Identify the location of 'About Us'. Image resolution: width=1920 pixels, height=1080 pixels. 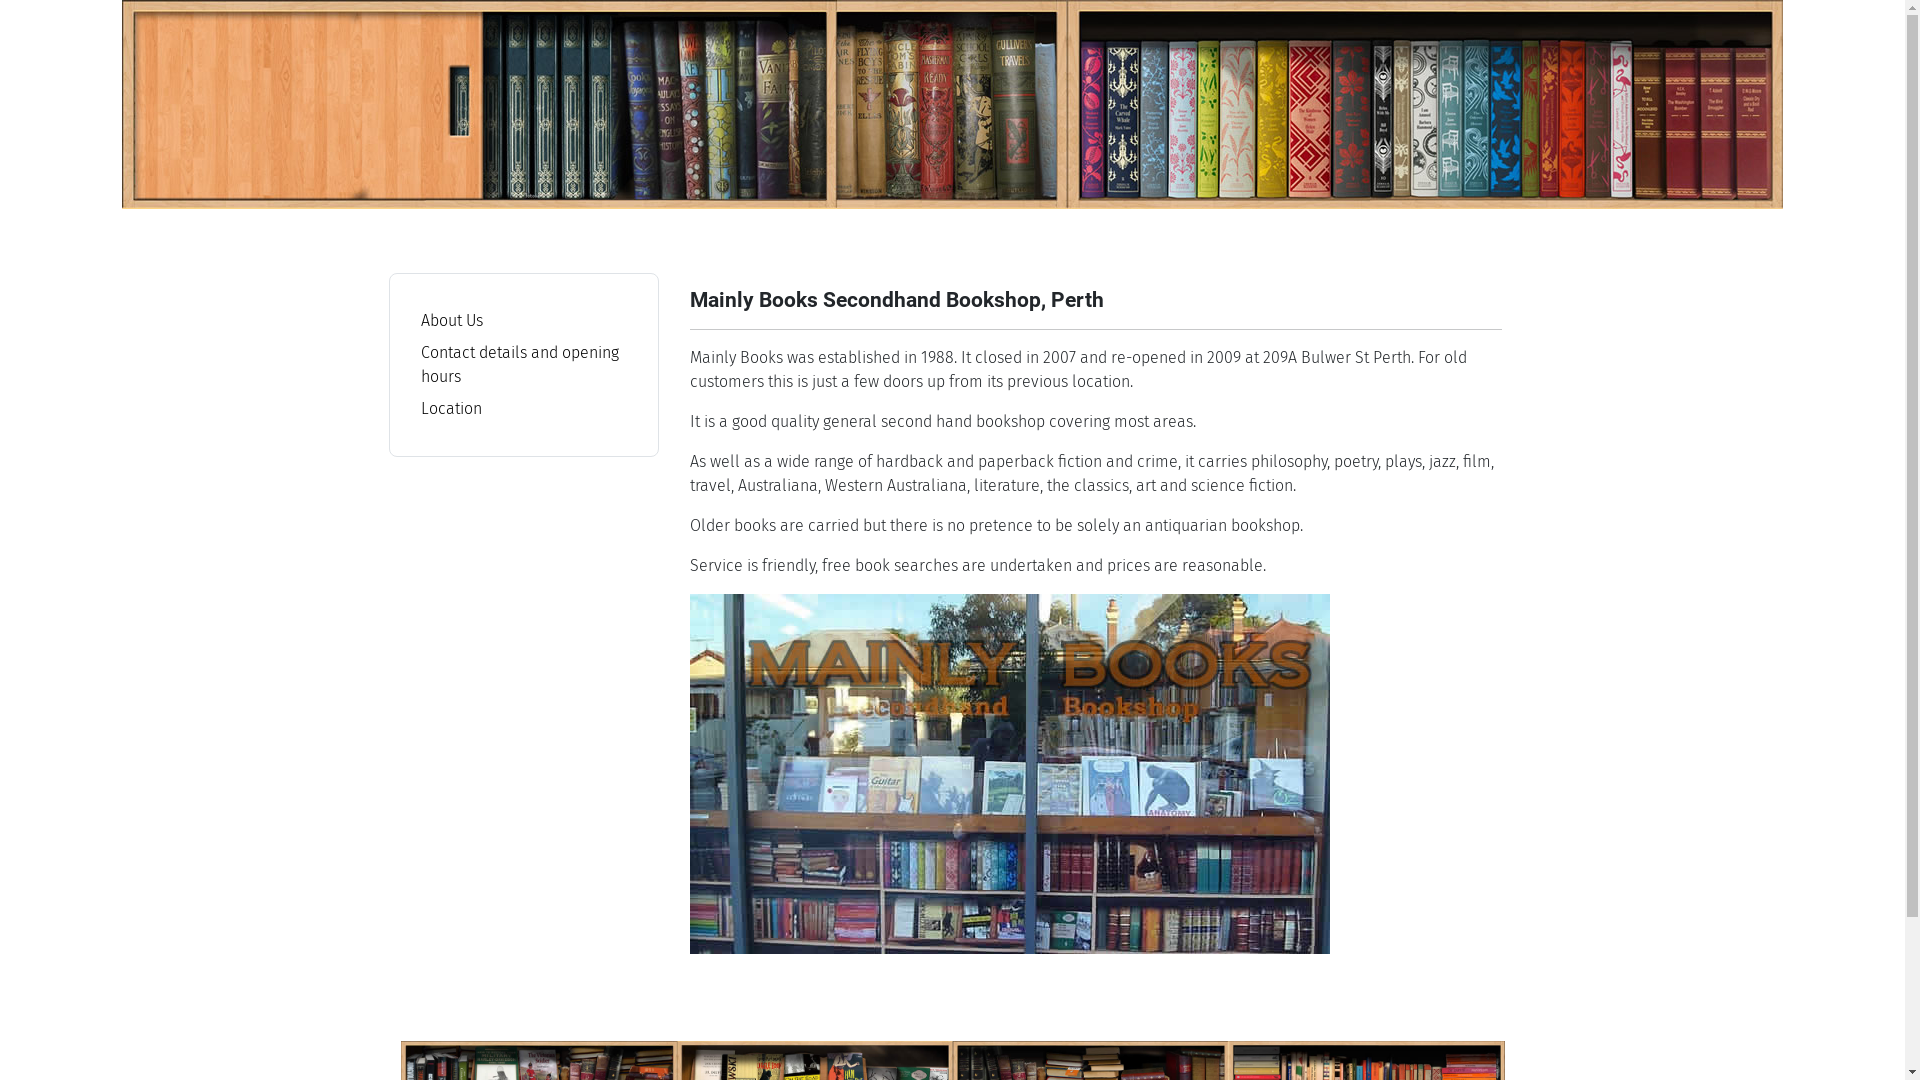
(419, 319).